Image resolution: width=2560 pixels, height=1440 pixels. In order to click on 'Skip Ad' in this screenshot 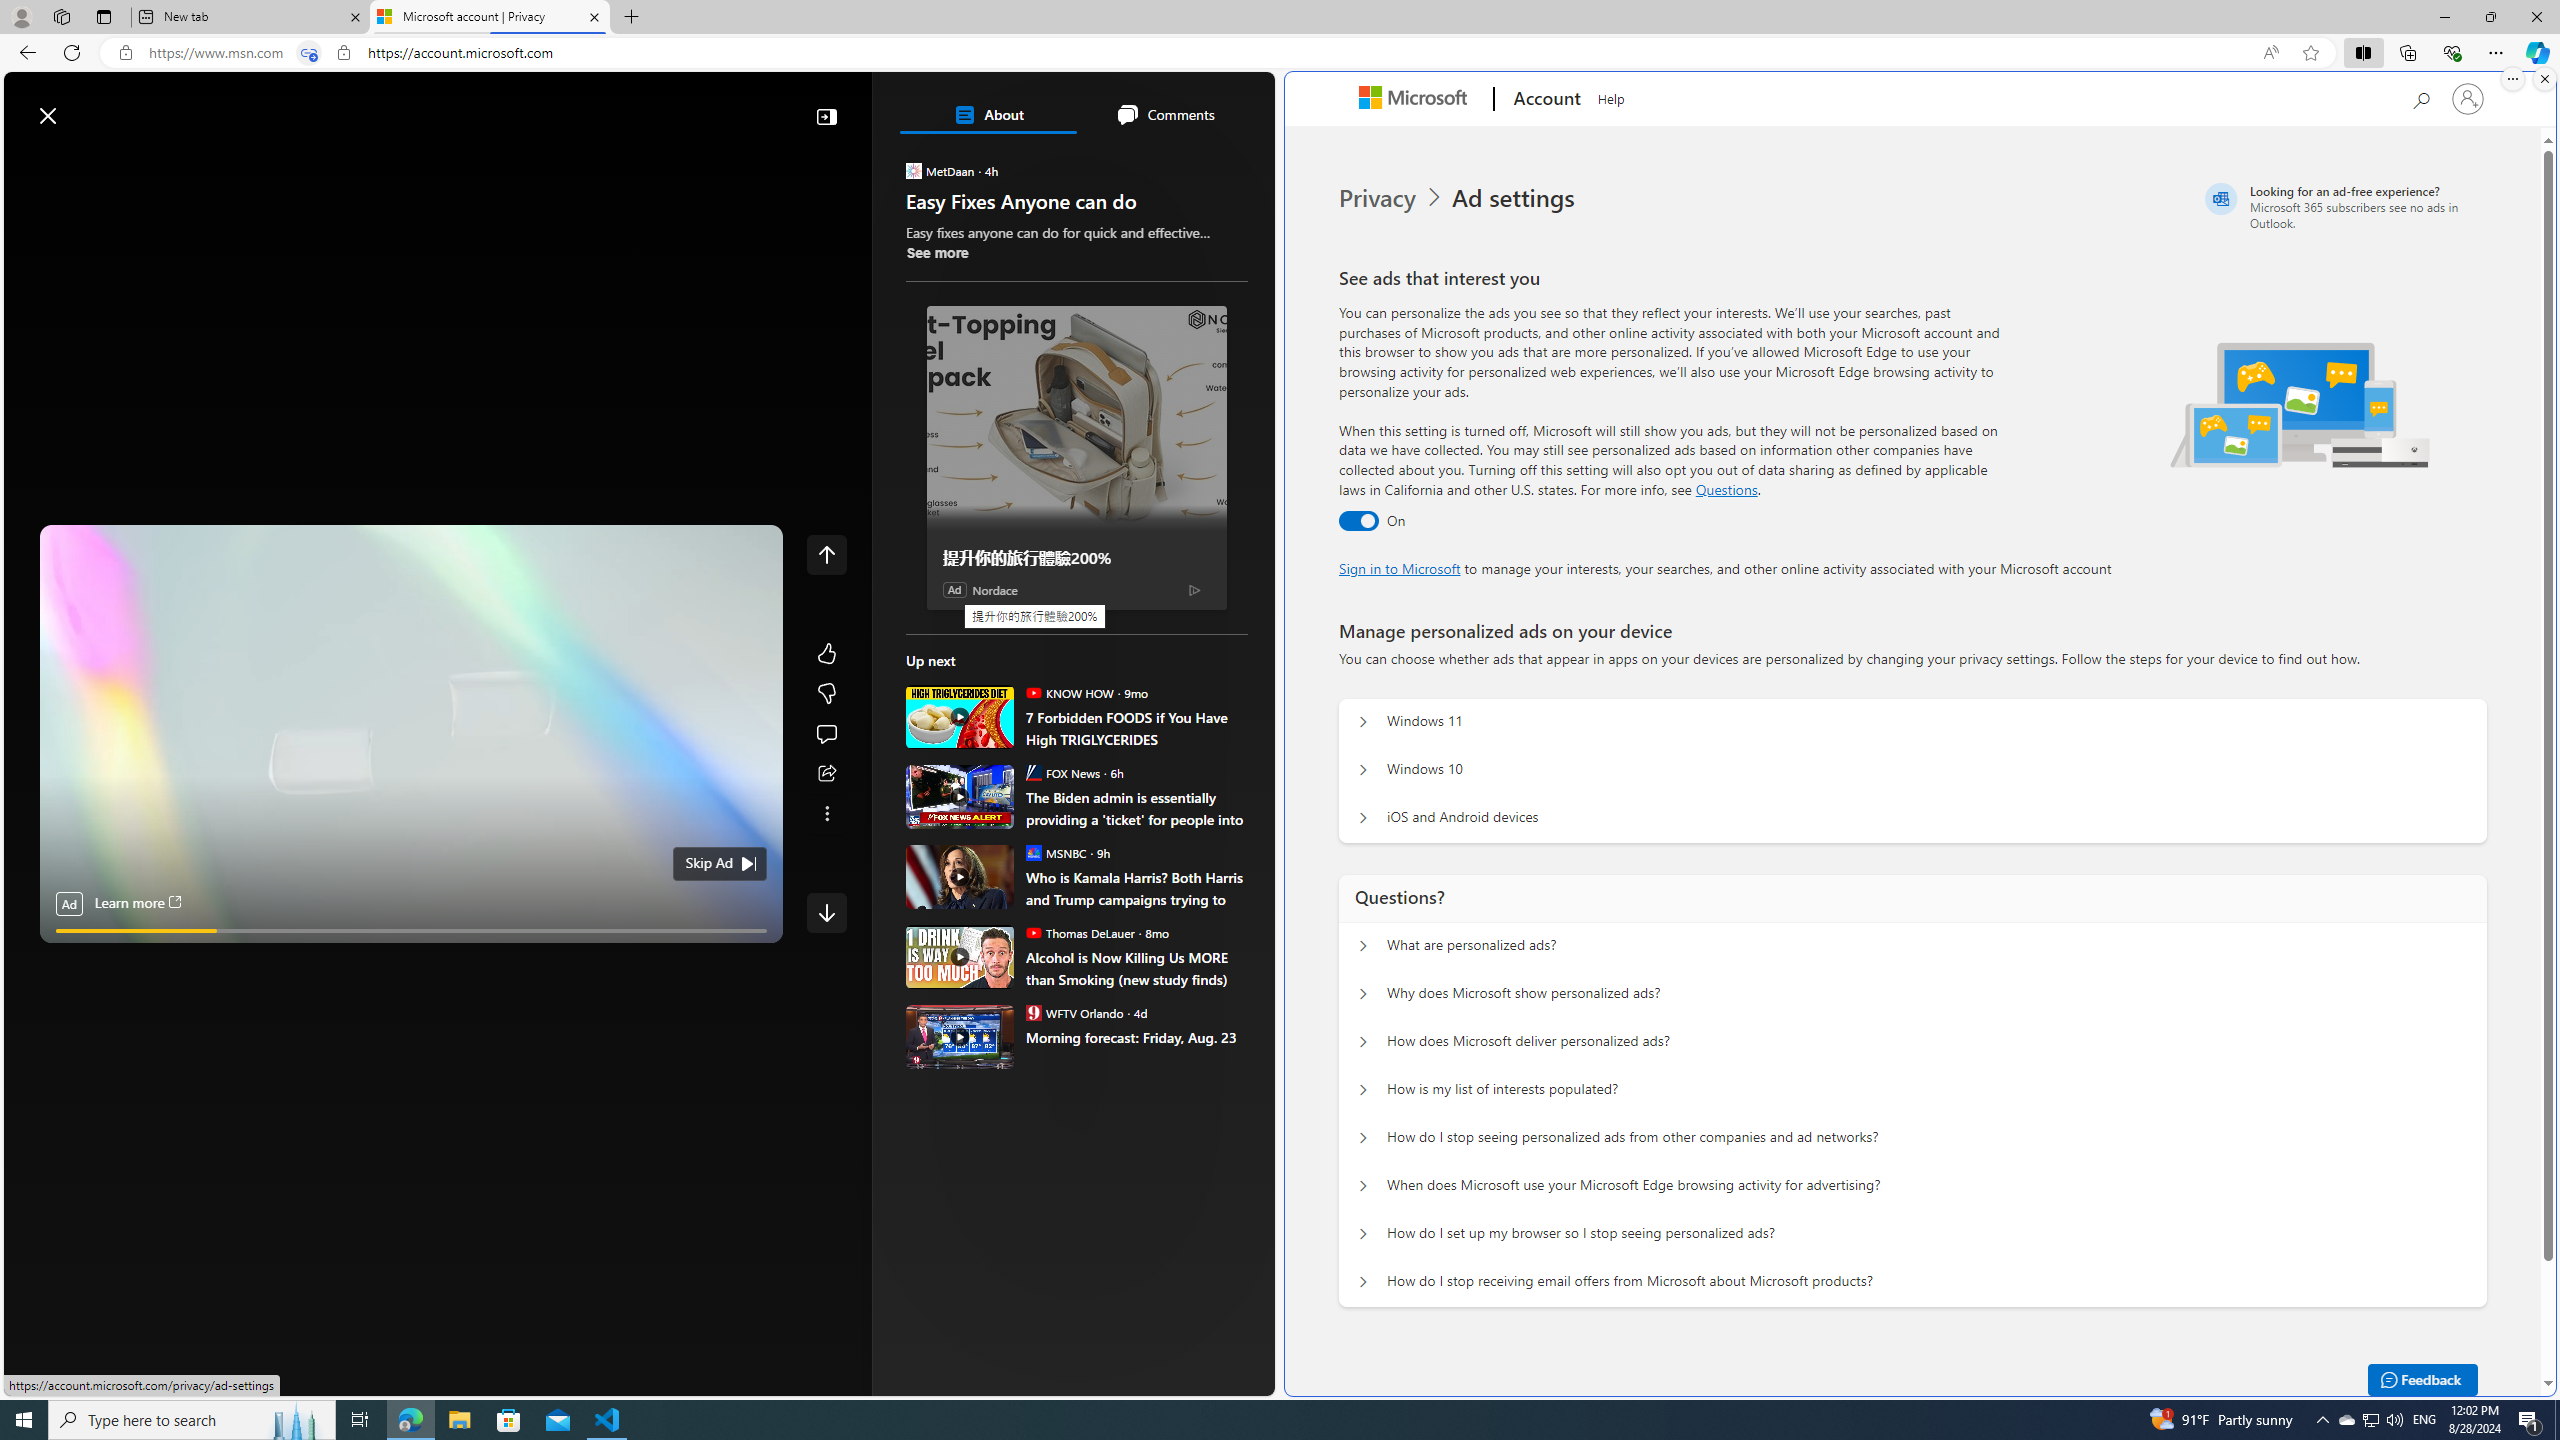, I will do `click(709, 862)`.